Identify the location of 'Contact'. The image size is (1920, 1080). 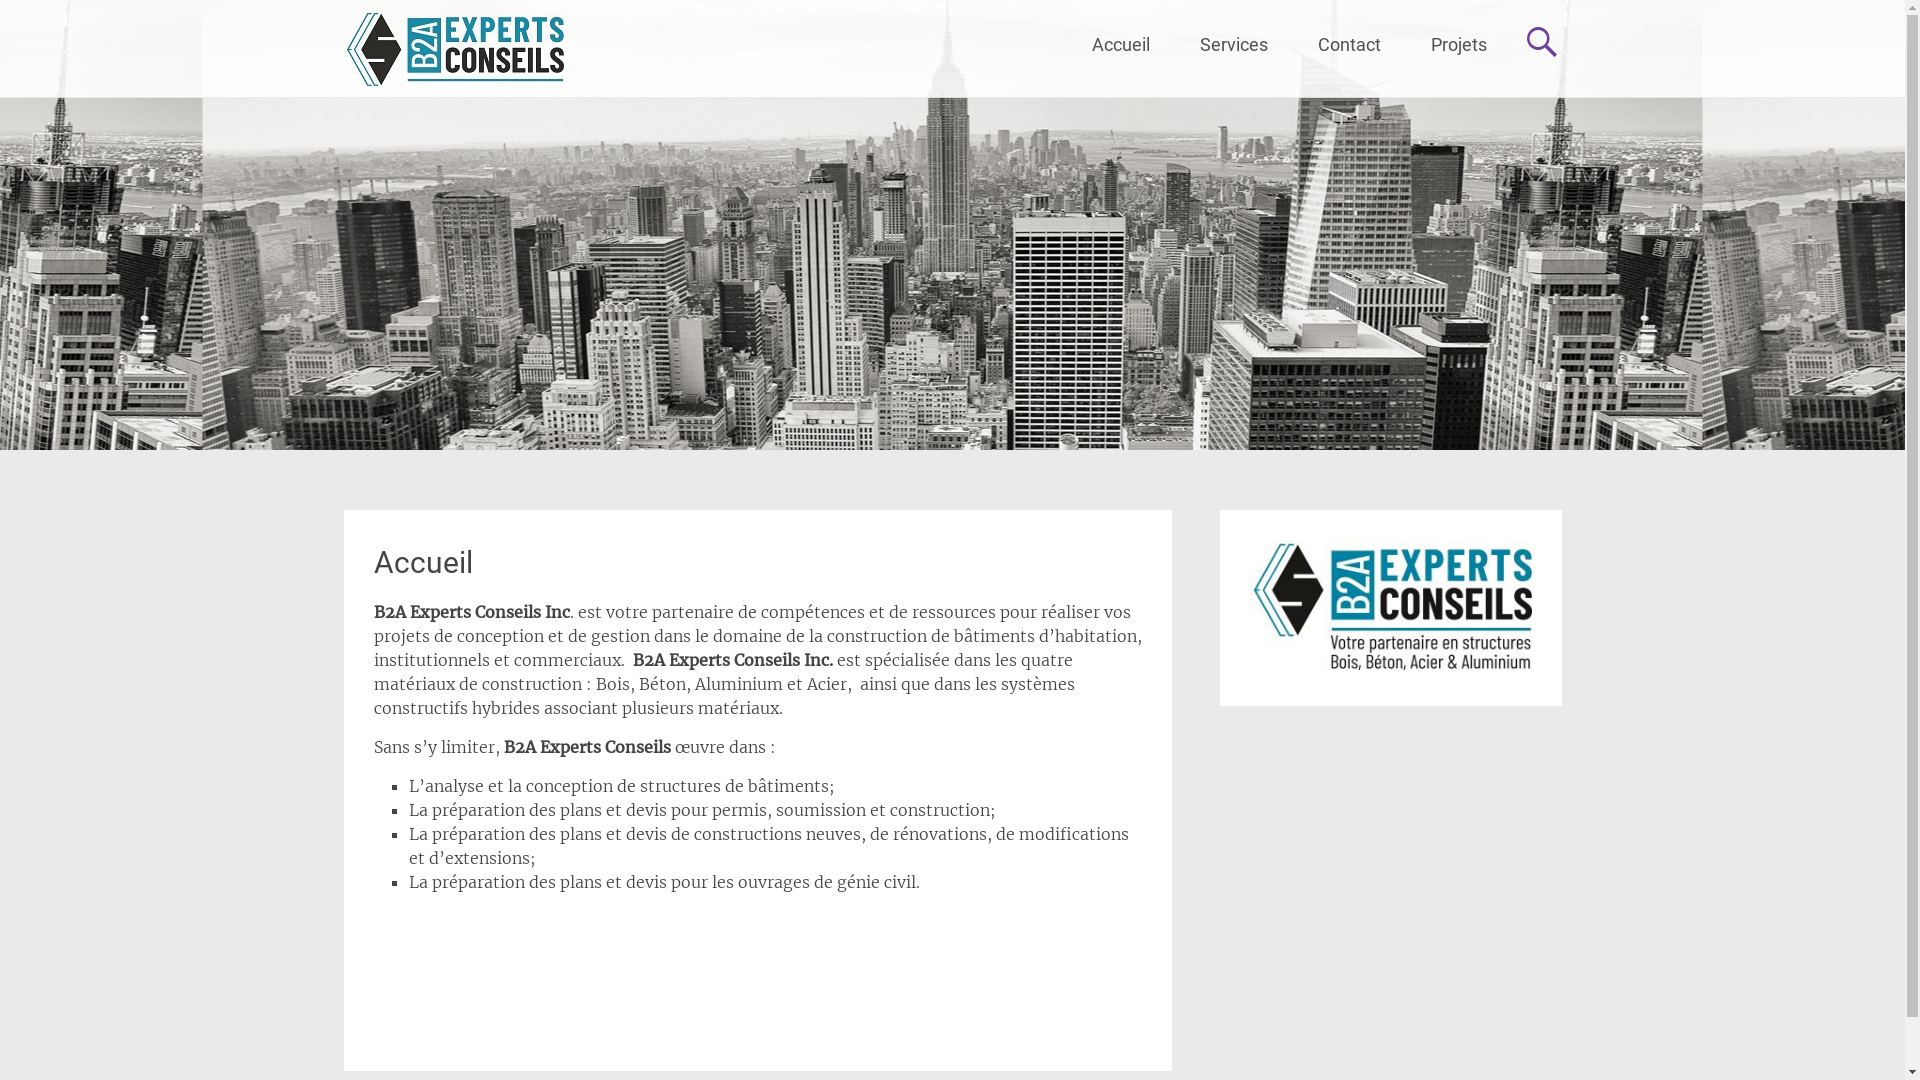
(1348, 45).